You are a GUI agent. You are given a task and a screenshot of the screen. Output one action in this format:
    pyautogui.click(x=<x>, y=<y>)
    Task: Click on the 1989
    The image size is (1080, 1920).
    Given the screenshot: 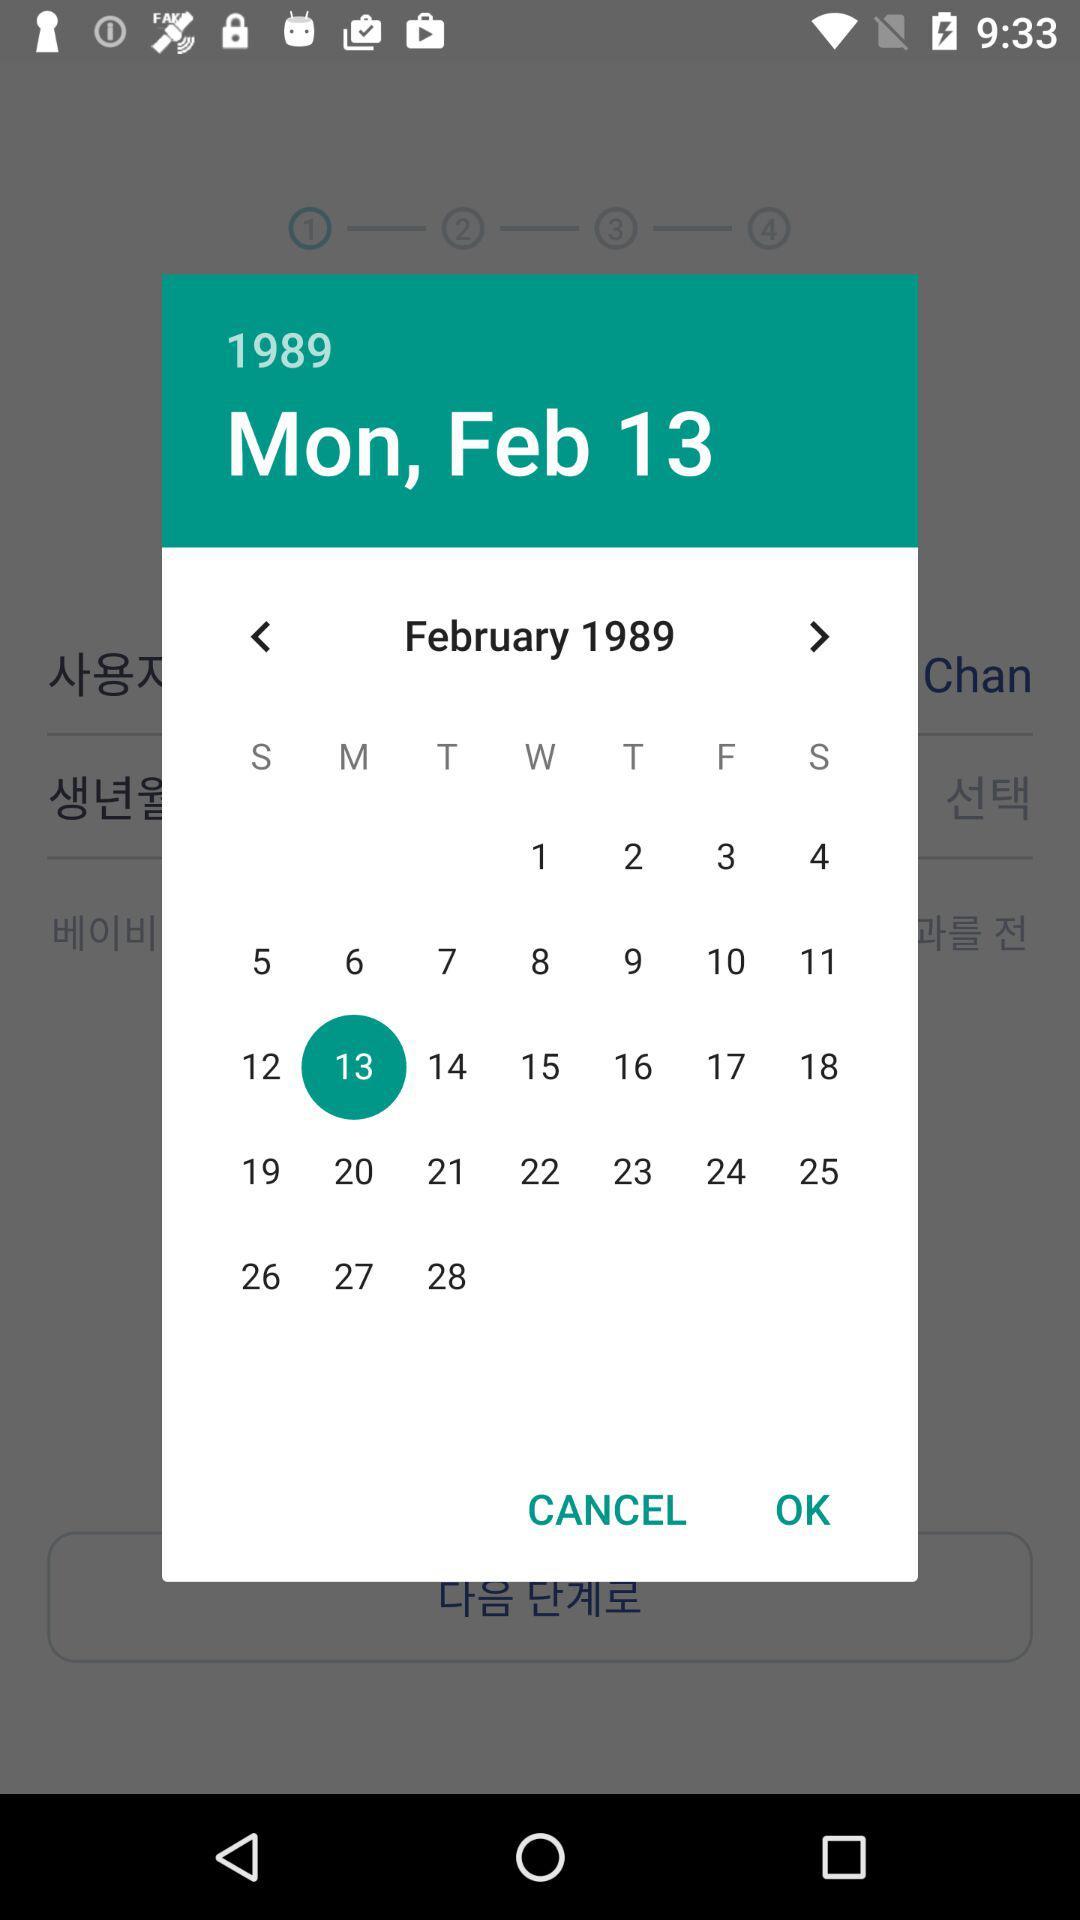 What is the action you would take?
    pyautogui.click(x=540, y=327)
    